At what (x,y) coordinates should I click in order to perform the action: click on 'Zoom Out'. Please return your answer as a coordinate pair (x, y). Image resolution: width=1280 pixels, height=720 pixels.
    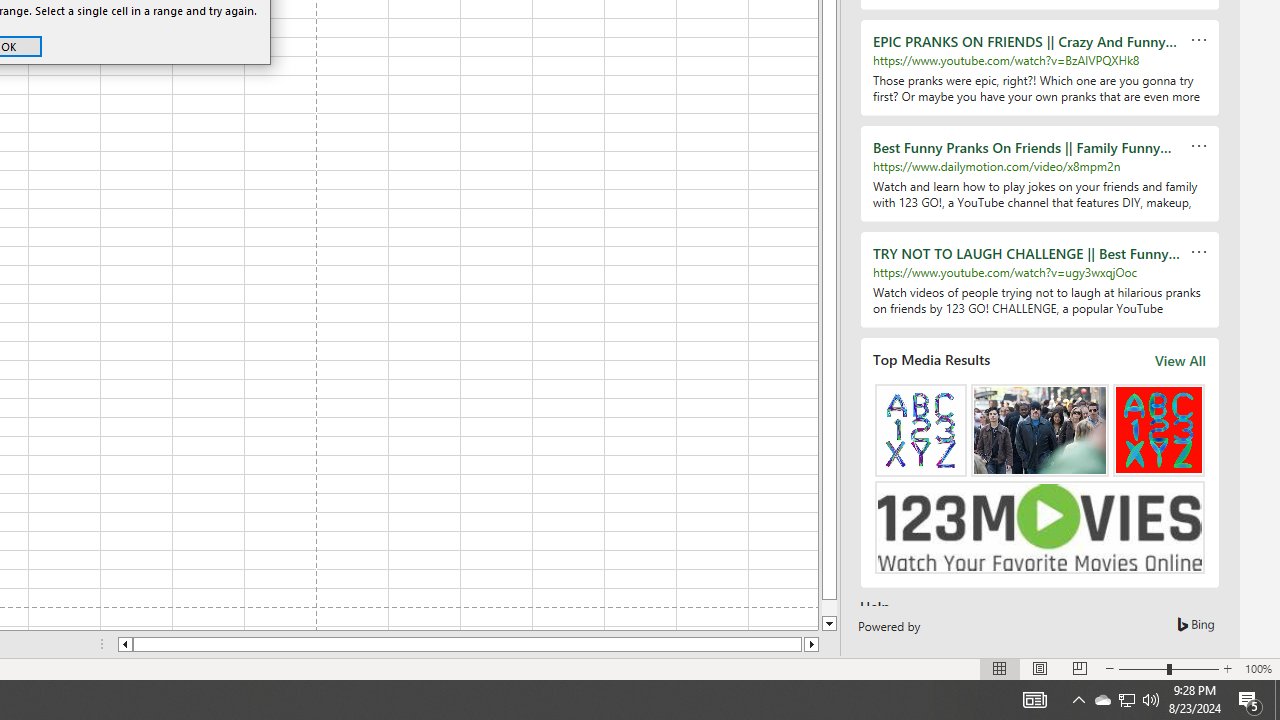
    Looking at the image, I should click on (1143, 669).